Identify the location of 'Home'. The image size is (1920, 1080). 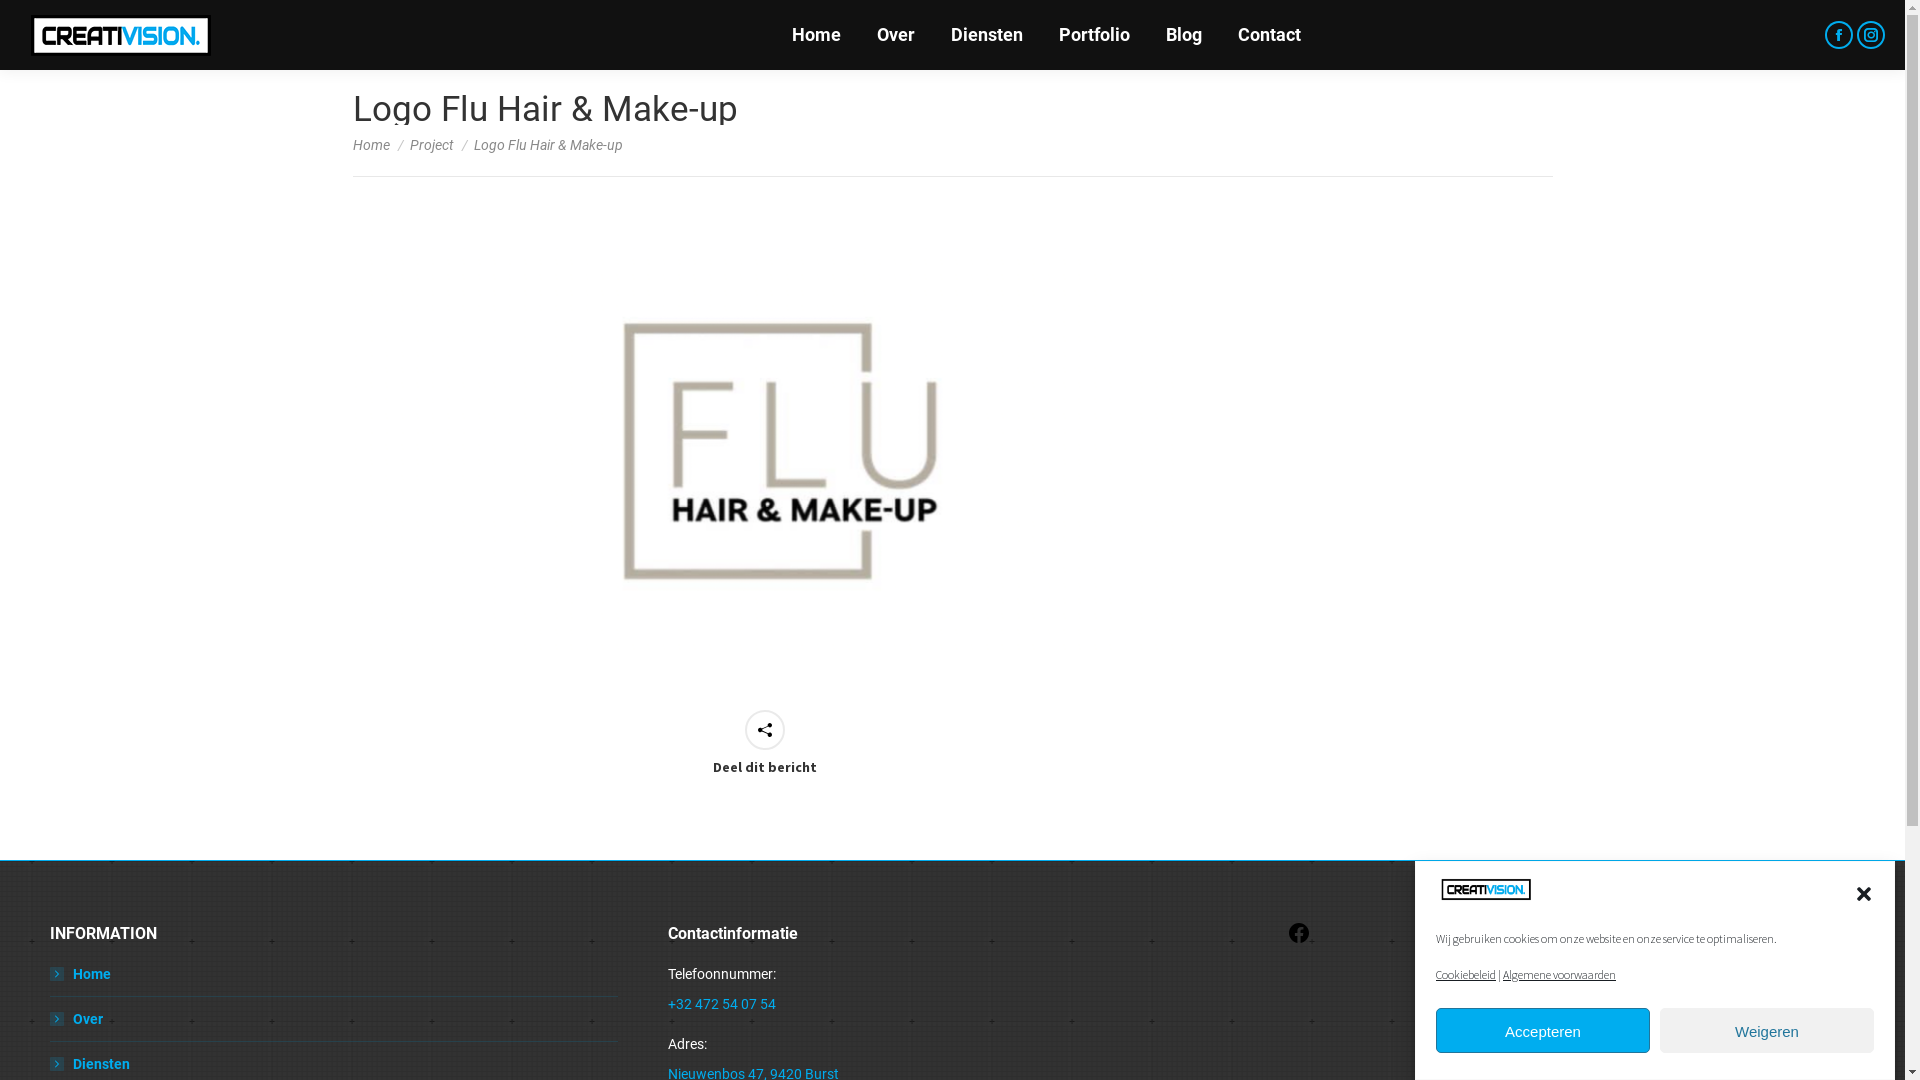
(370, 144).